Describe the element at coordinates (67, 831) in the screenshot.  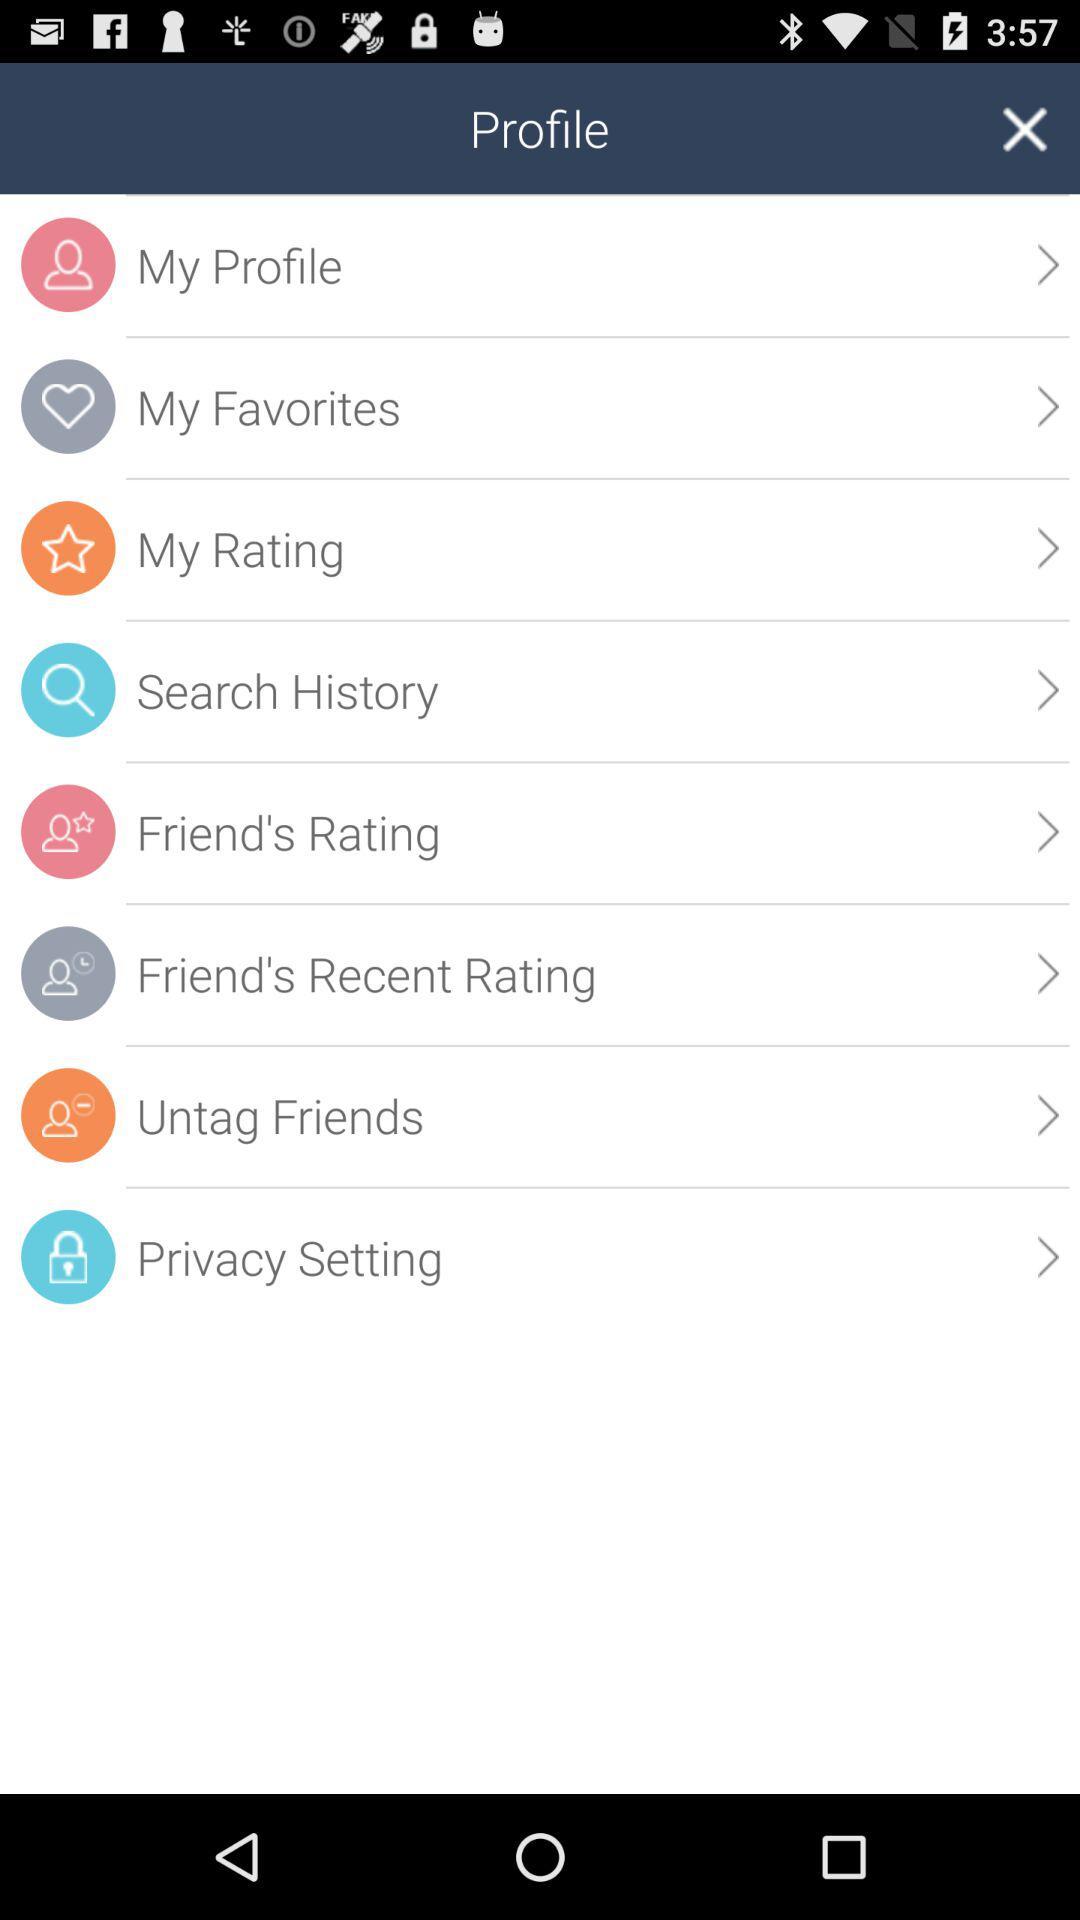
I see `the icon which is left to the friends rating` at that location.